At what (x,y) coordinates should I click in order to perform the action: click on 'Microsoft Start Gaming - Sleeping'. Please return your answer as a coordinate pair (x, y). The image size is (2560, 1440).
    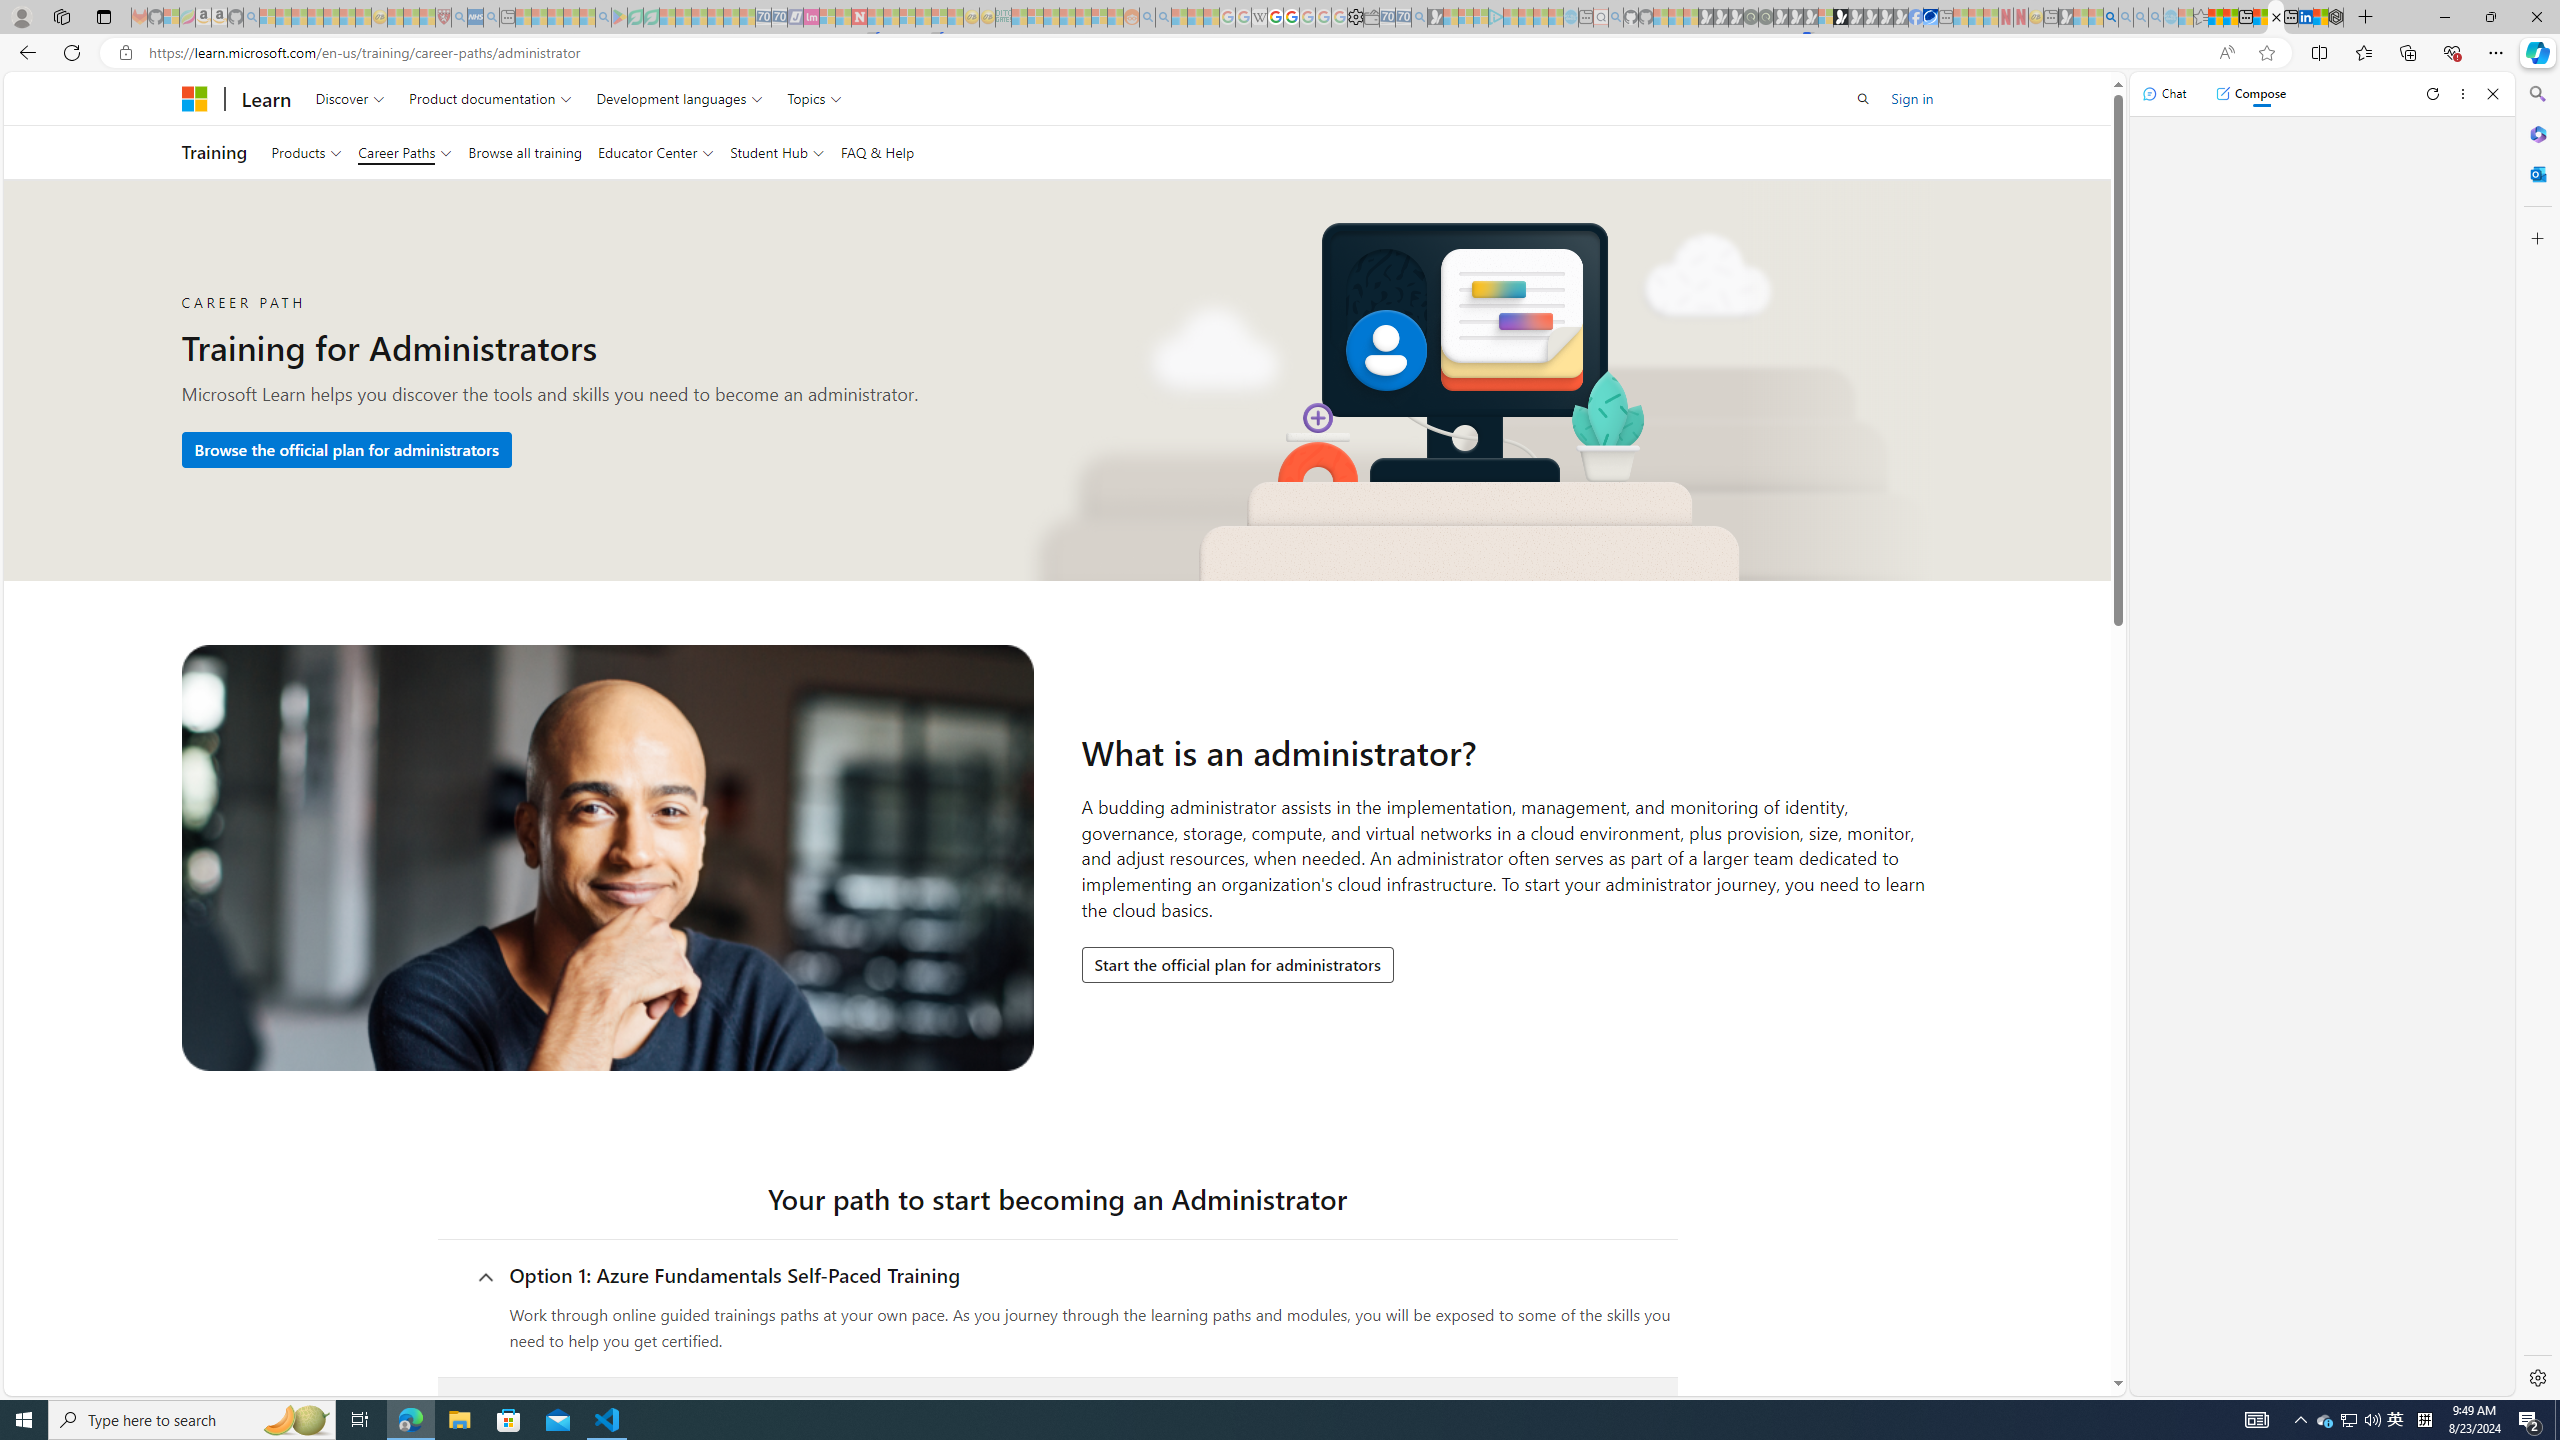
    Looking at the image, I should click on (1434, 16).